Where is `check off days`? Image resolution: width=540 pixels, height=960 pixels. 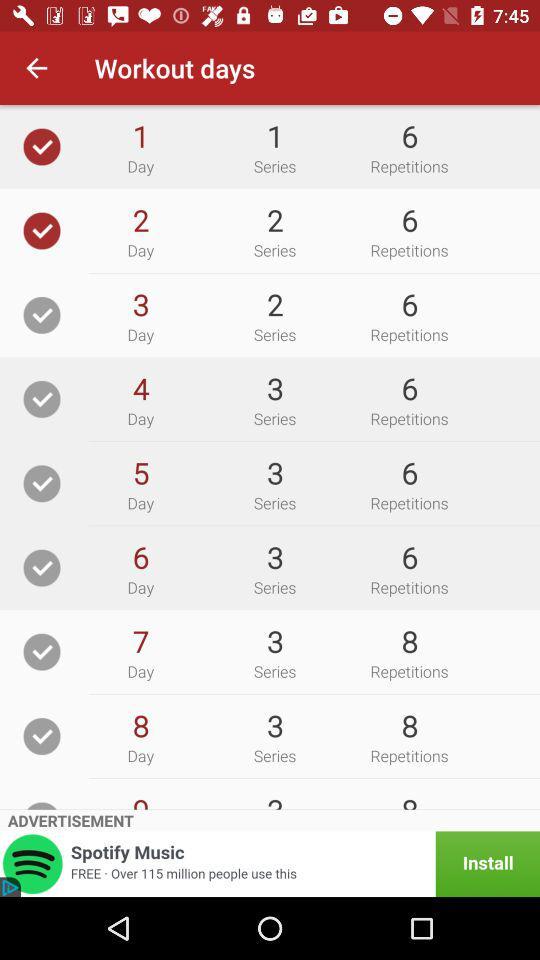 check off days is located at coordinates (42, 482).